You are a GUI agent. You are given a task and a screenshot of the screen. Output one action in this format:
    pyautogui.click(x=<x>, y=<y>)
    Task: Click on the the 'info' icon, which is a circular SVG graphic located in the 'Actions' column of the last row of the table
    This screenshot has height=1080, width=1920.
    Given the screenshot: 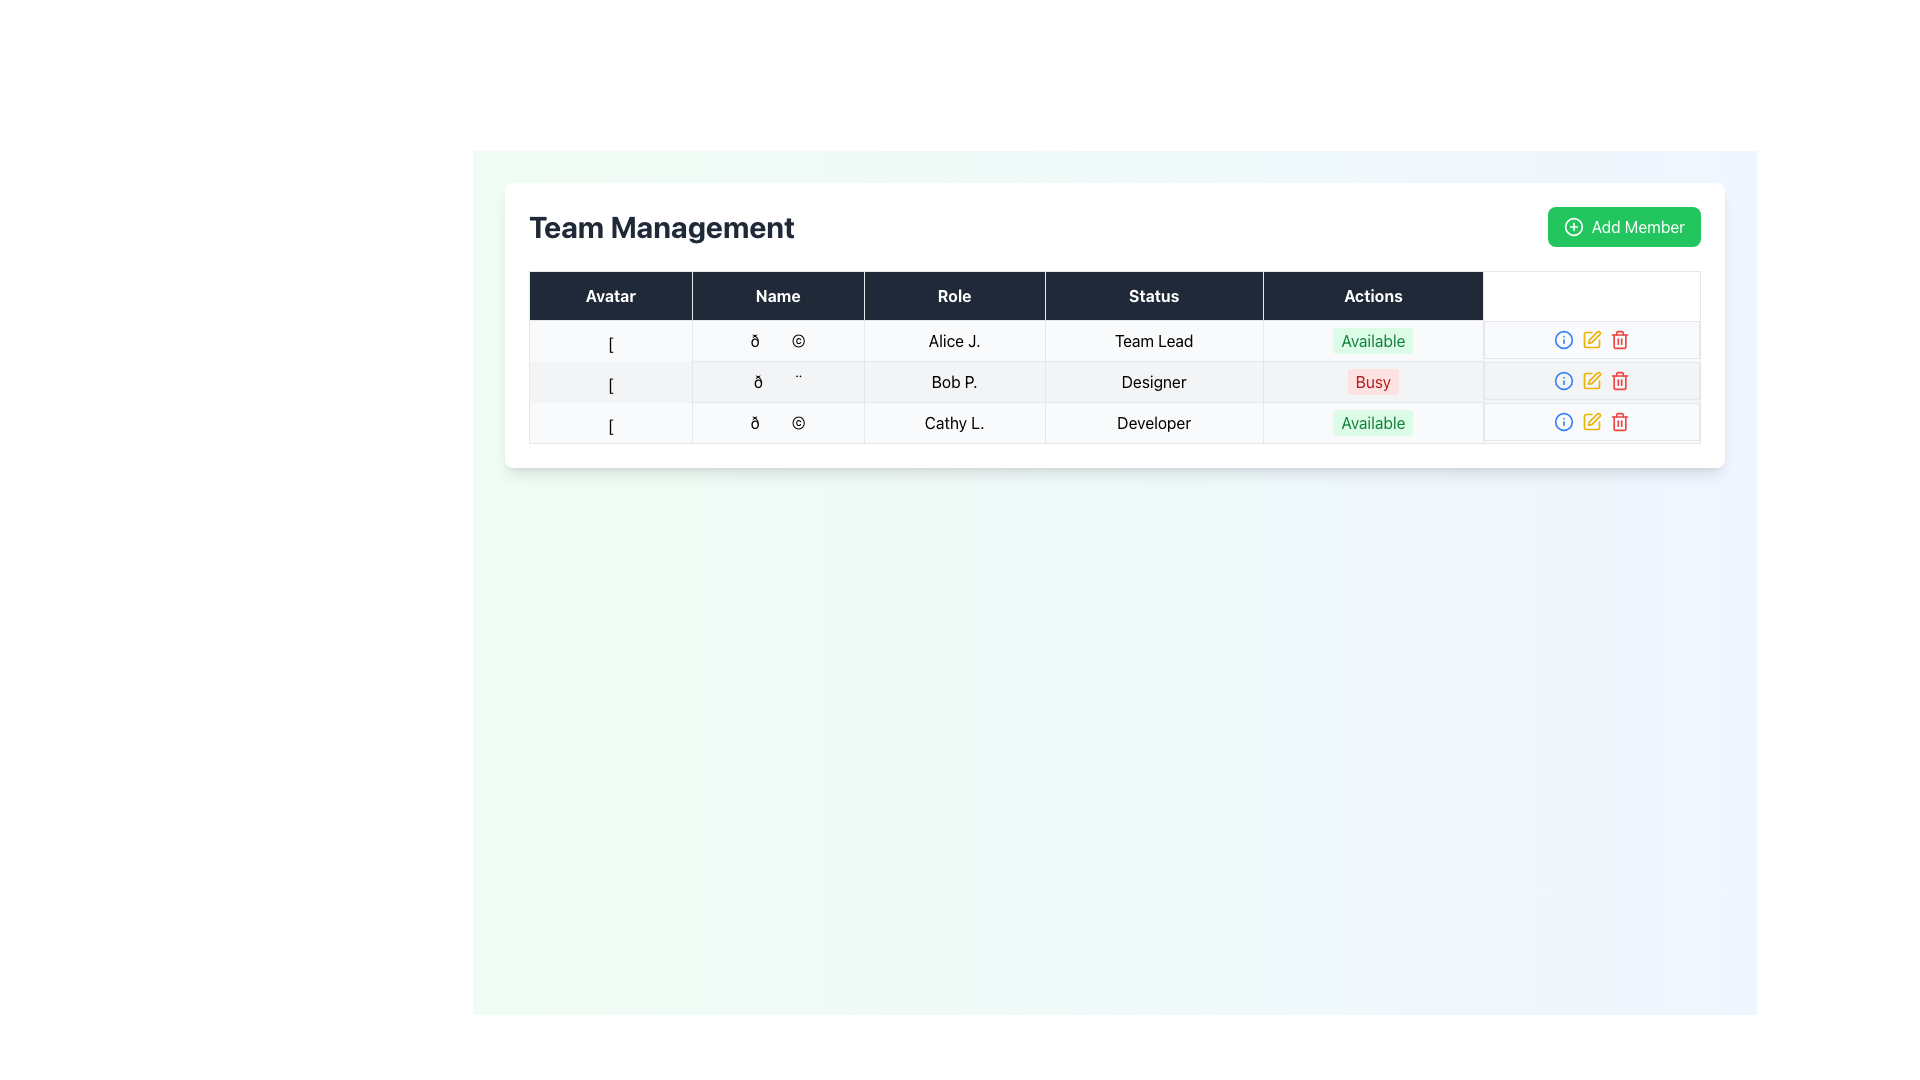 What is the action you would take?
    pyautogui.click(x=1563, y=420)
    